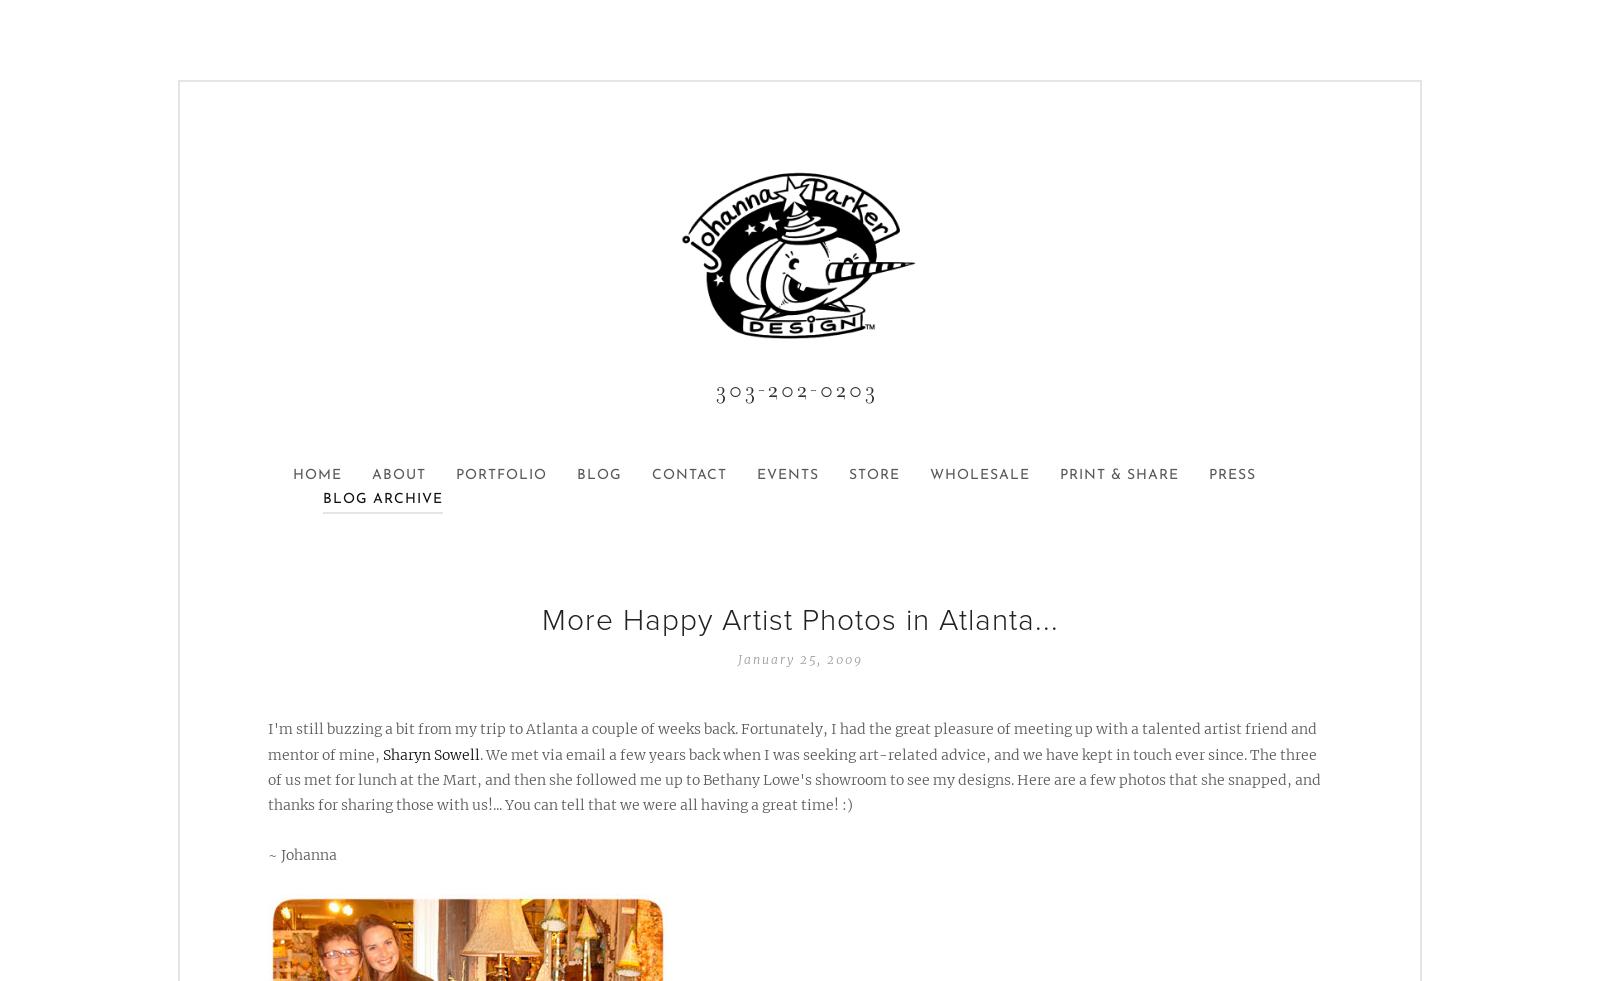 The width and height of the screenshot is (1600, 981). I want to click on 'Store', so click(873, 474).